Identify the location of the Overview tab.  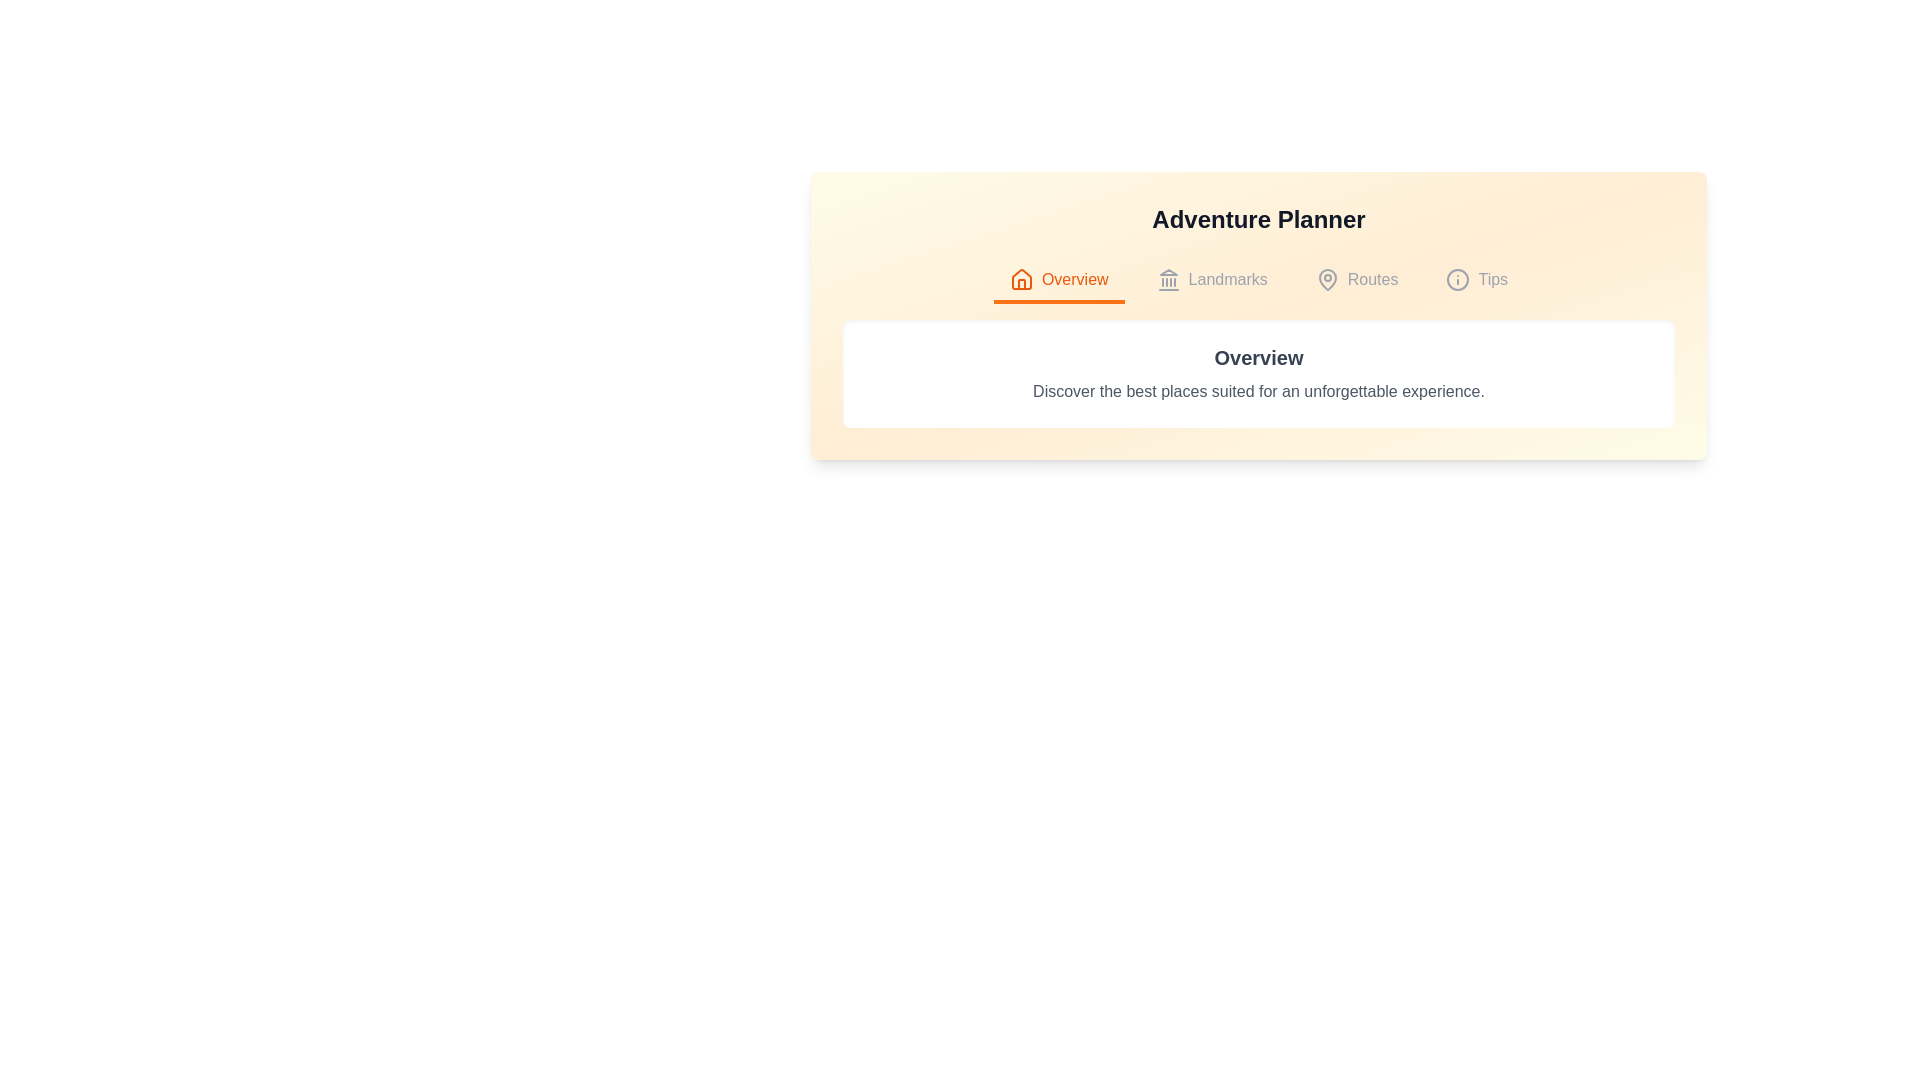
(1058, 281).